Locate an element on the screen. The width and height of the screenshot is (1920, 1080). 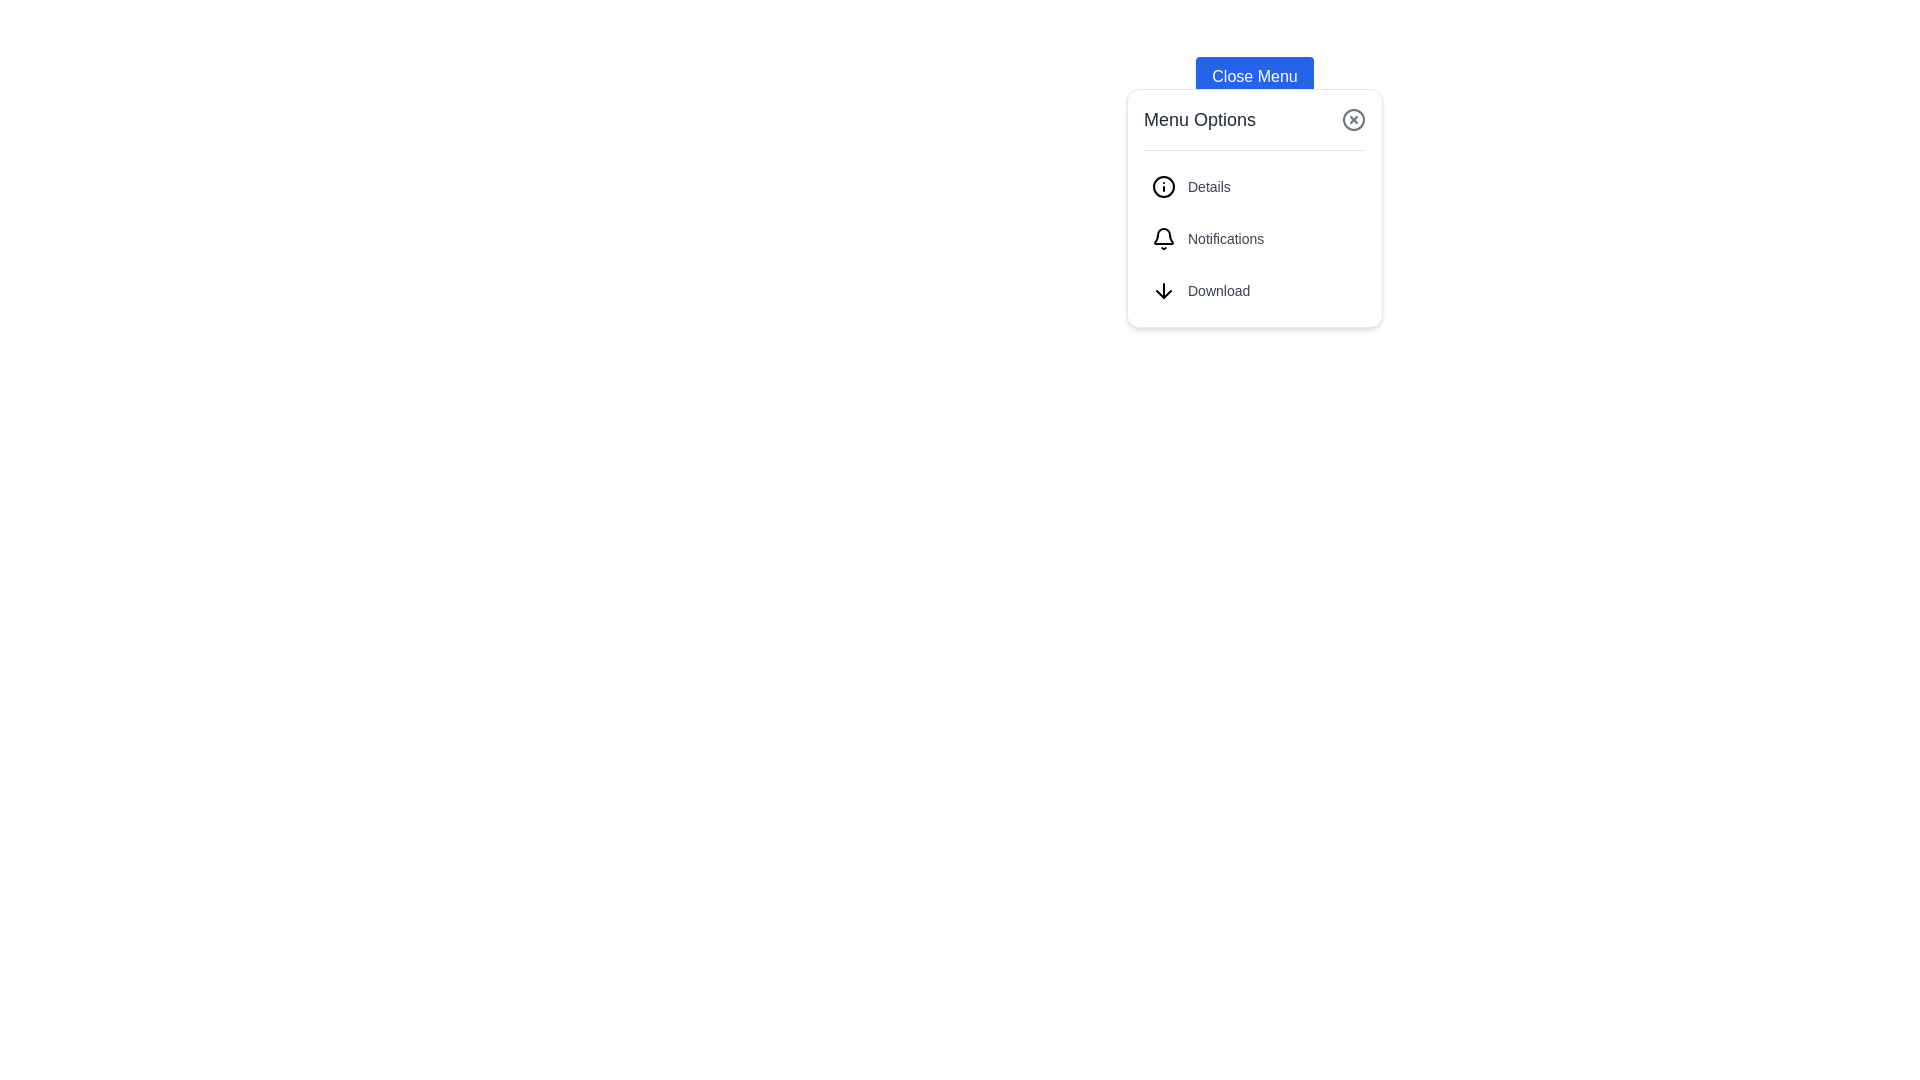
the close button icon located in the upper-right corner of the 'Menu Options' box, which is represented by a circular SVG graphic with a cross inside is located at coordinates (1353, 119).